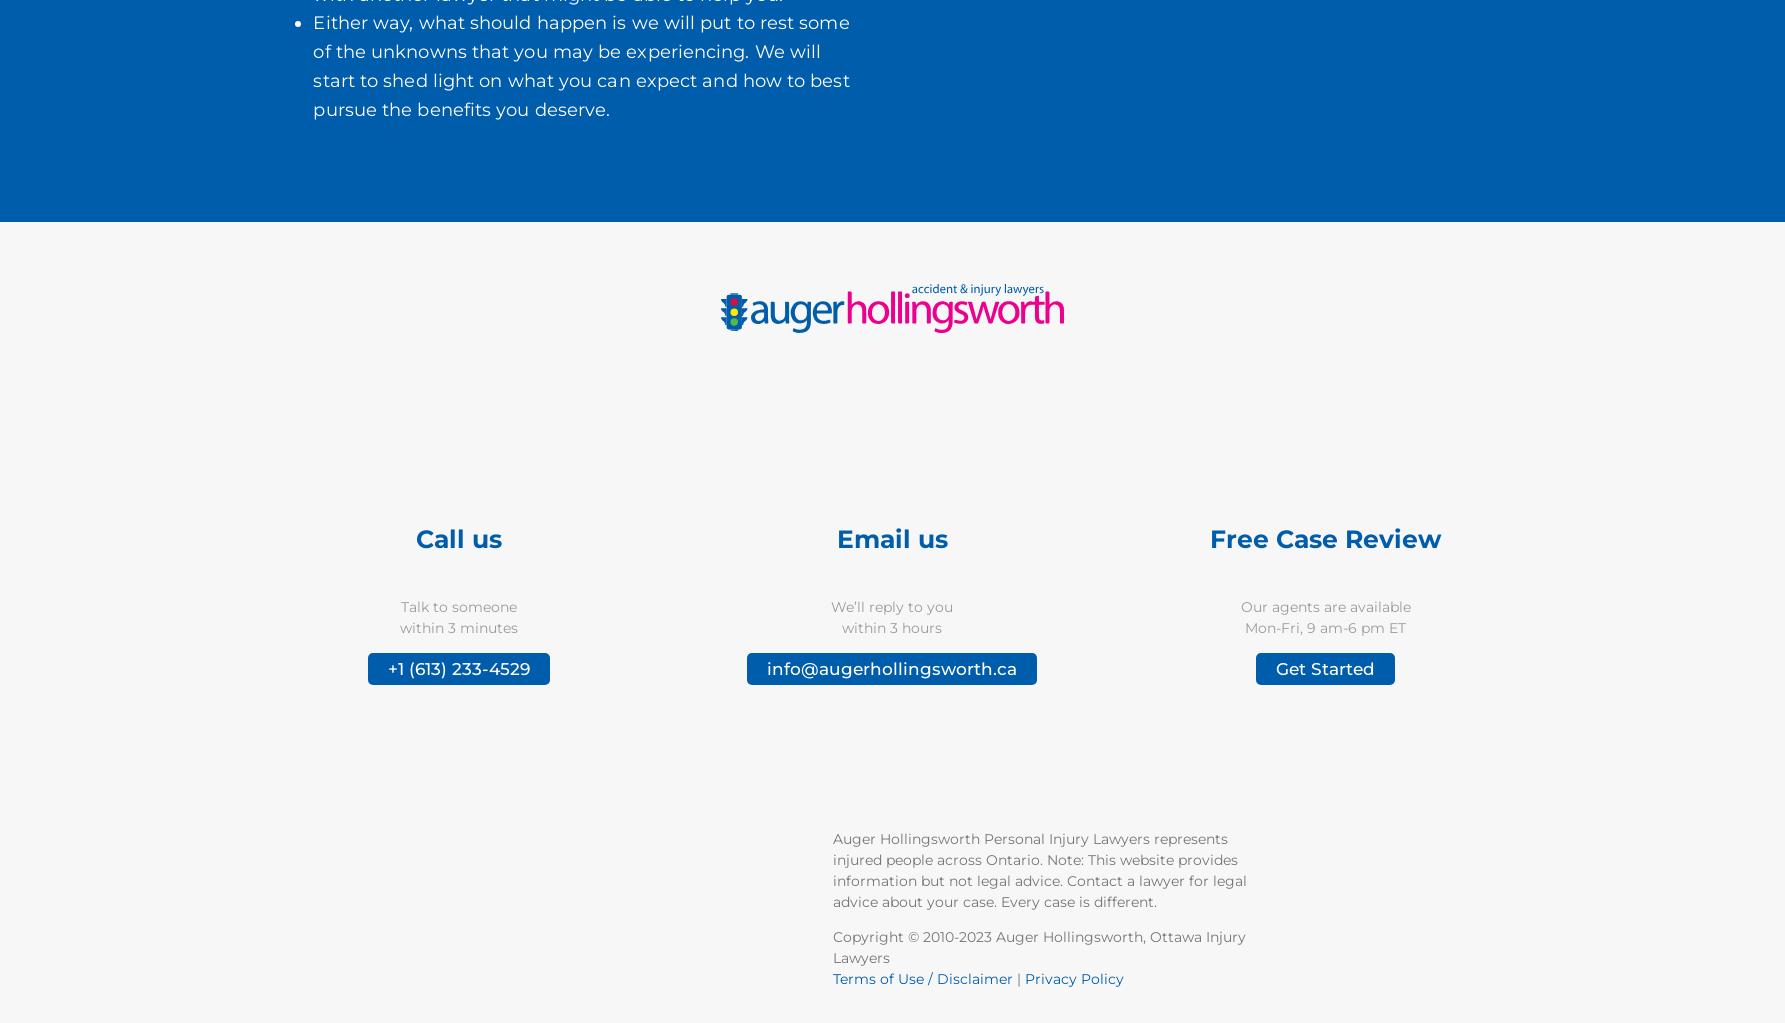 The width and height of the screenshot is (1785, 1023). What do you see at coordinates (891, 536) in the screenshot?
I see `'Email us'` at bounding box center [891, 536].